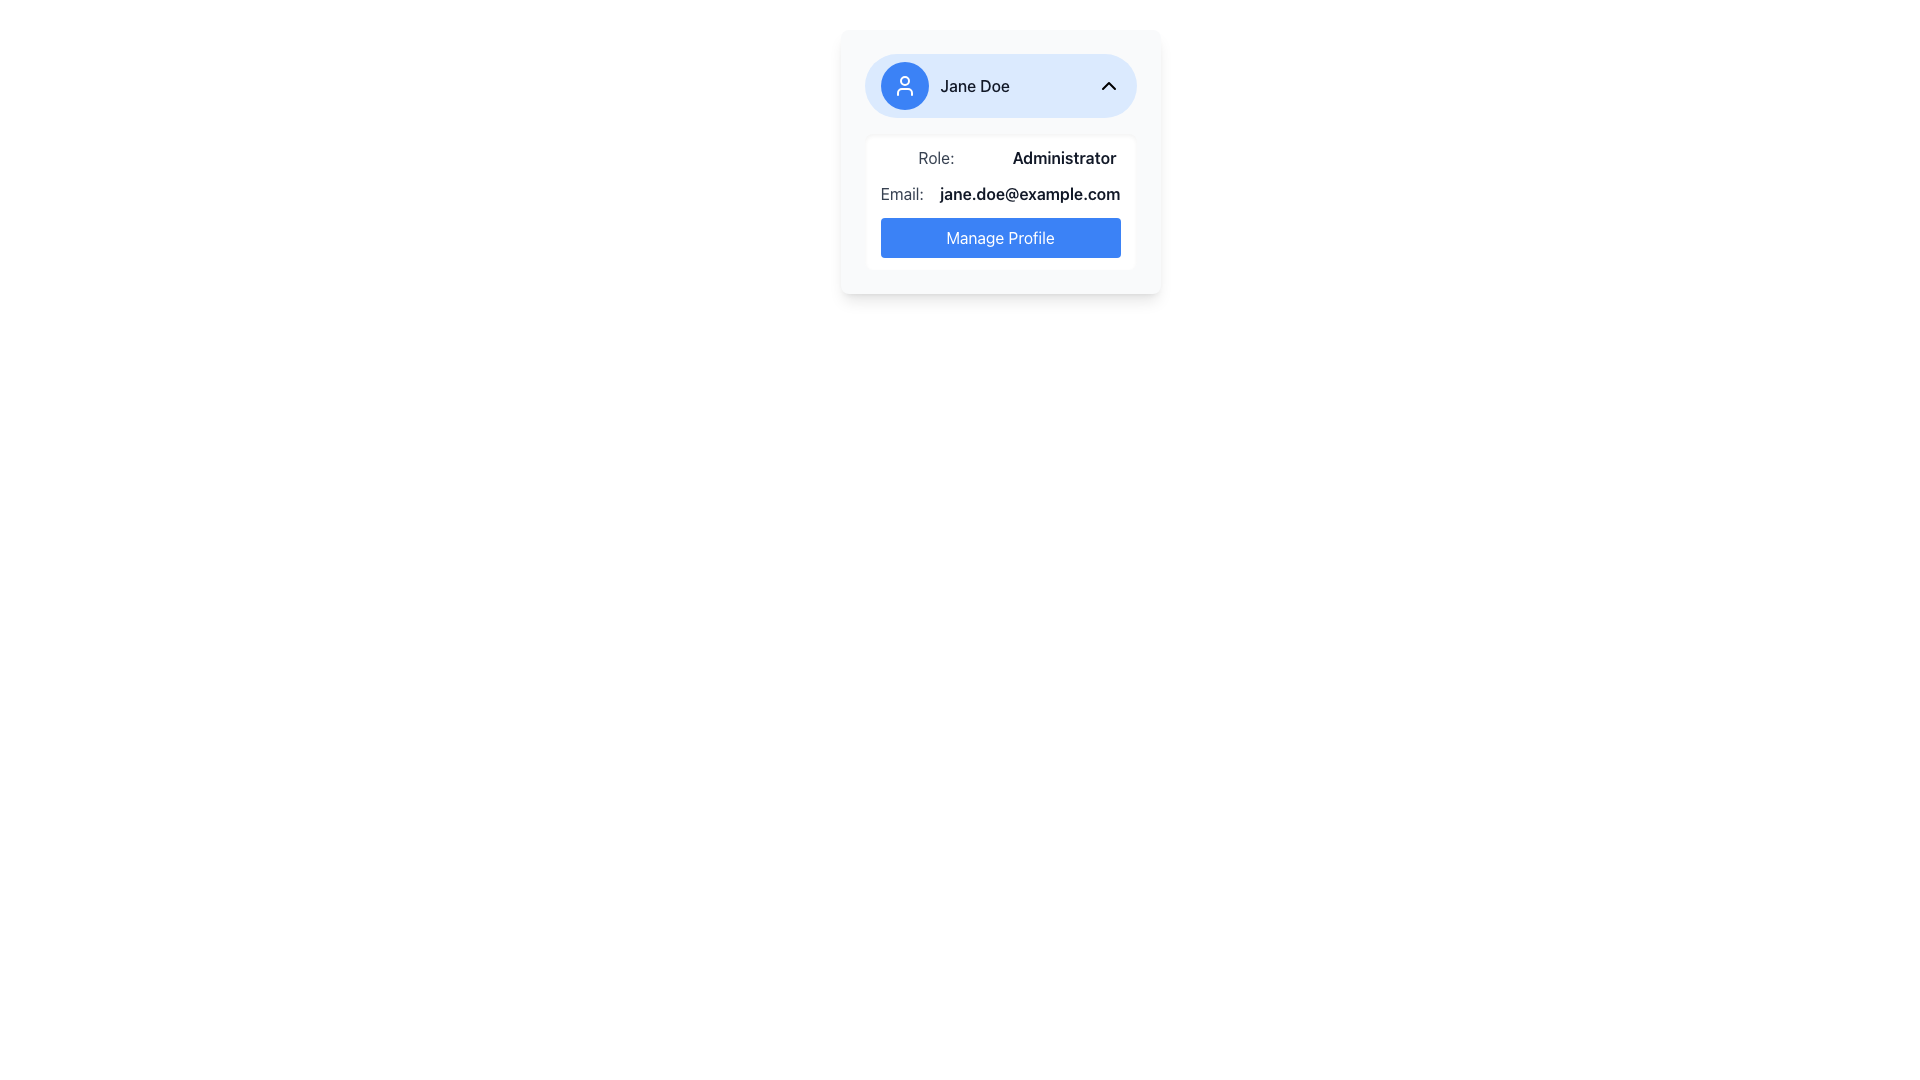 The width and height of the screenshot is (1920, 1080). I want to click on the 'Manage Profile' button, which is a rectangular button with a blue background and white text, located centrally under the details 'Role: Administrator' and 'Email: jane.doe@example.com', so click(999, 237).